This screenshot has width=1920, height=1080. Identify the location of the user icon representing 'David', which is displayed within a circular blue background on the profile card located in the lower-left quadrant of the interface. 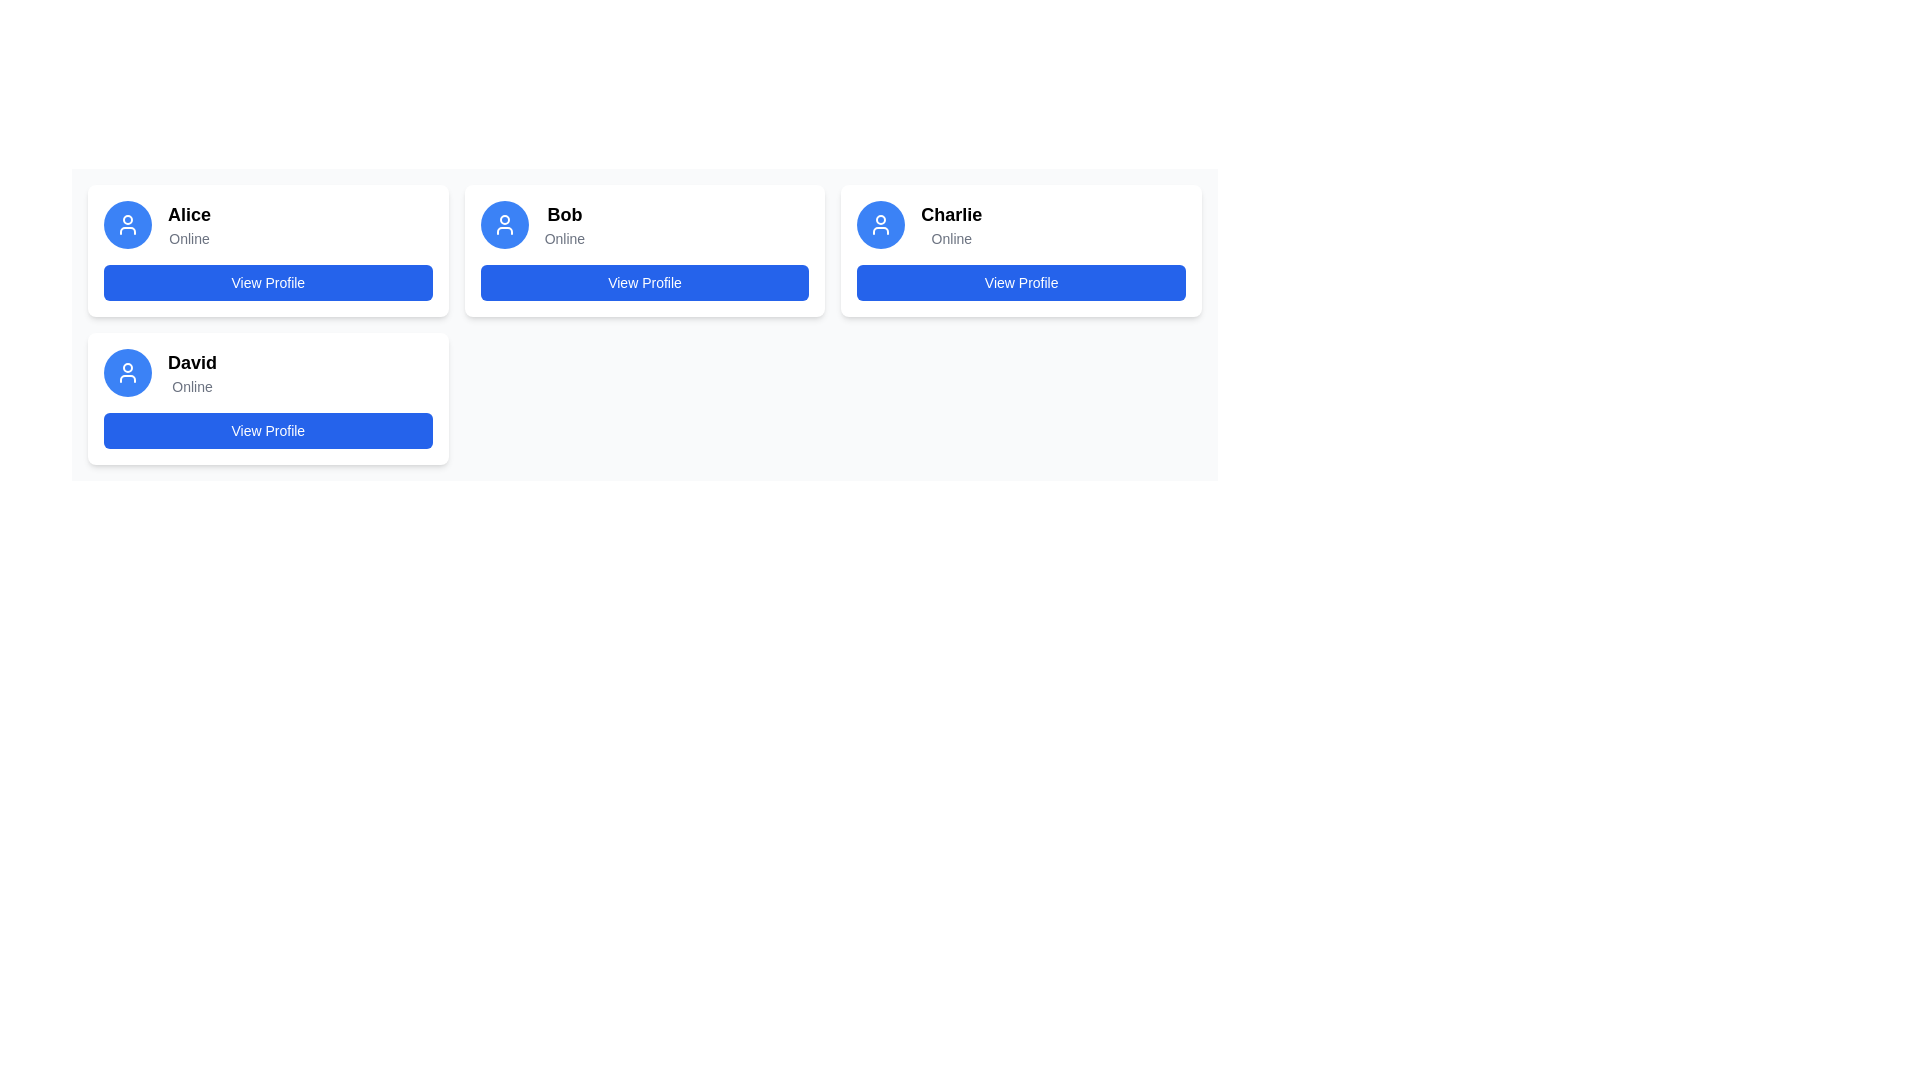
(127, 373).